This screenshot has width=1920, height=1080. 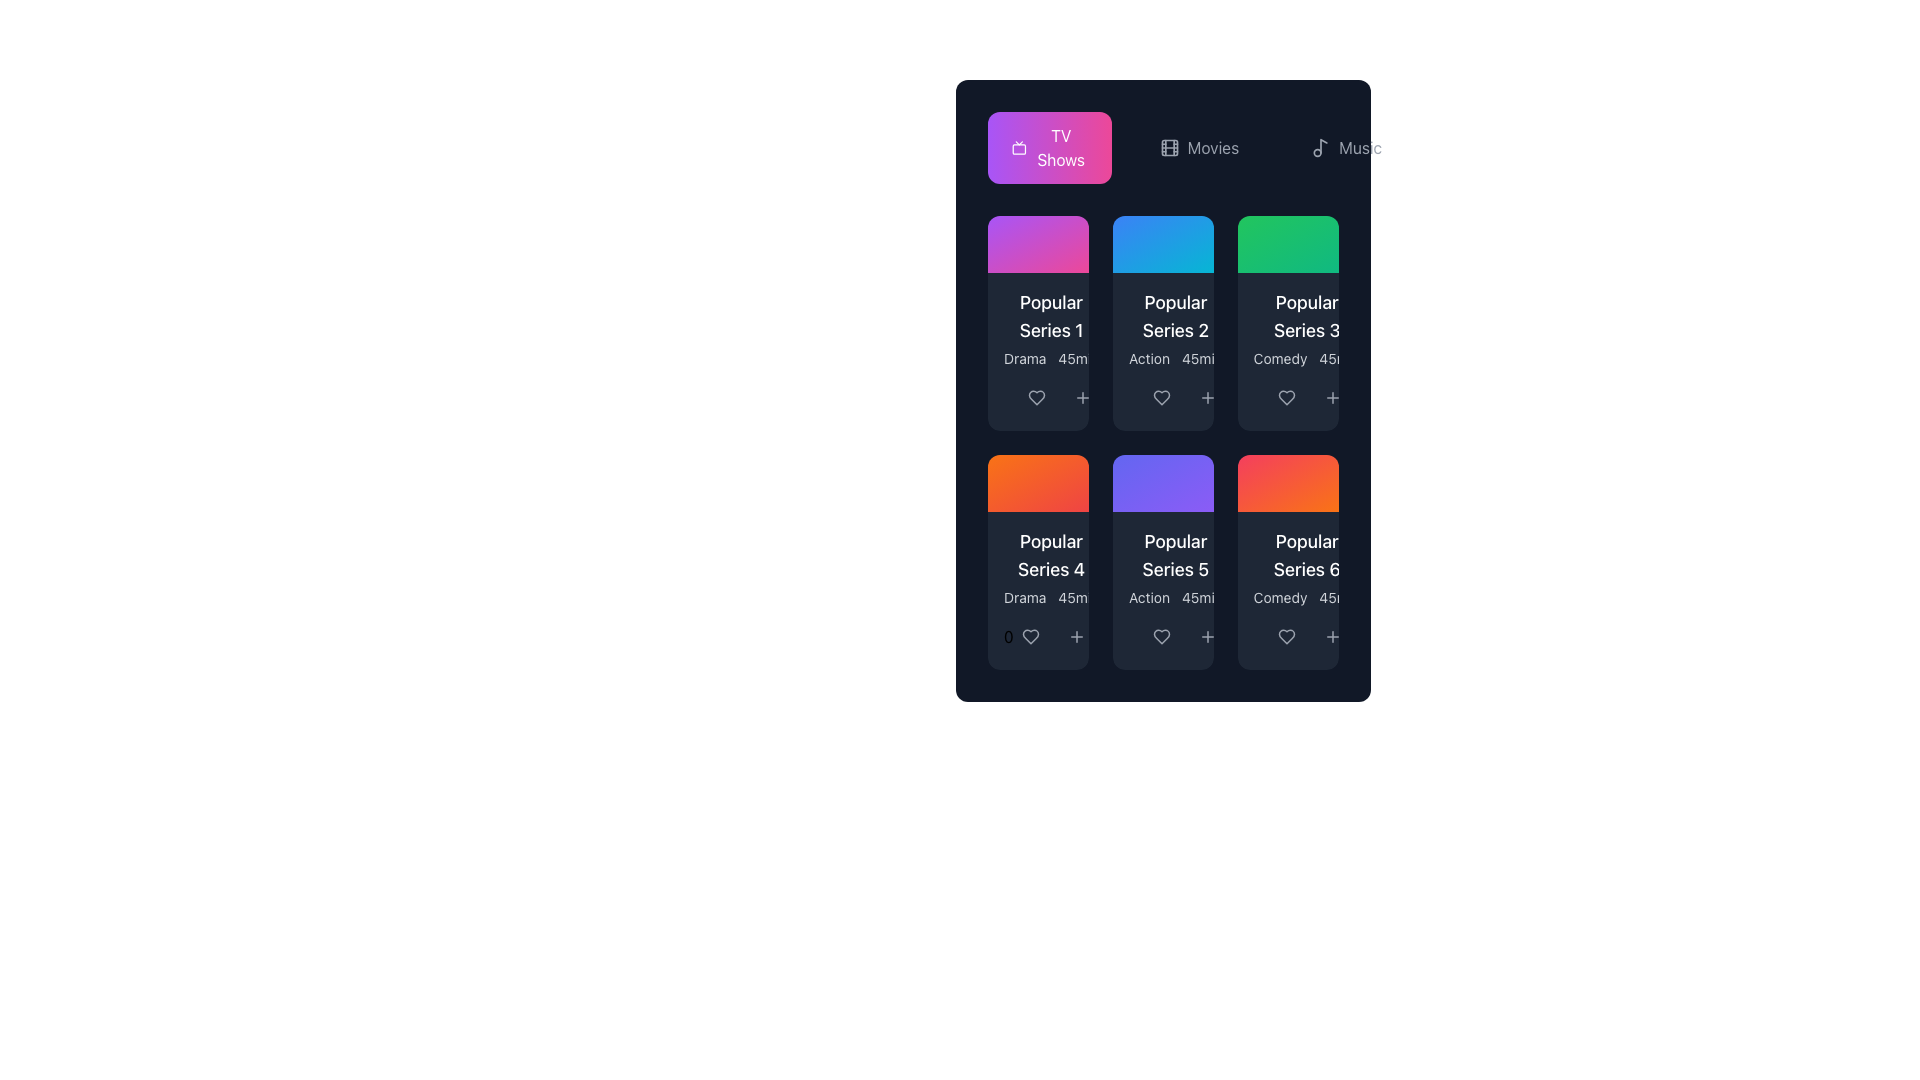 I want to click on the 'like' button located at the center-bottom of the 'Popular Series 5' card, so click(x=1161, y=636).